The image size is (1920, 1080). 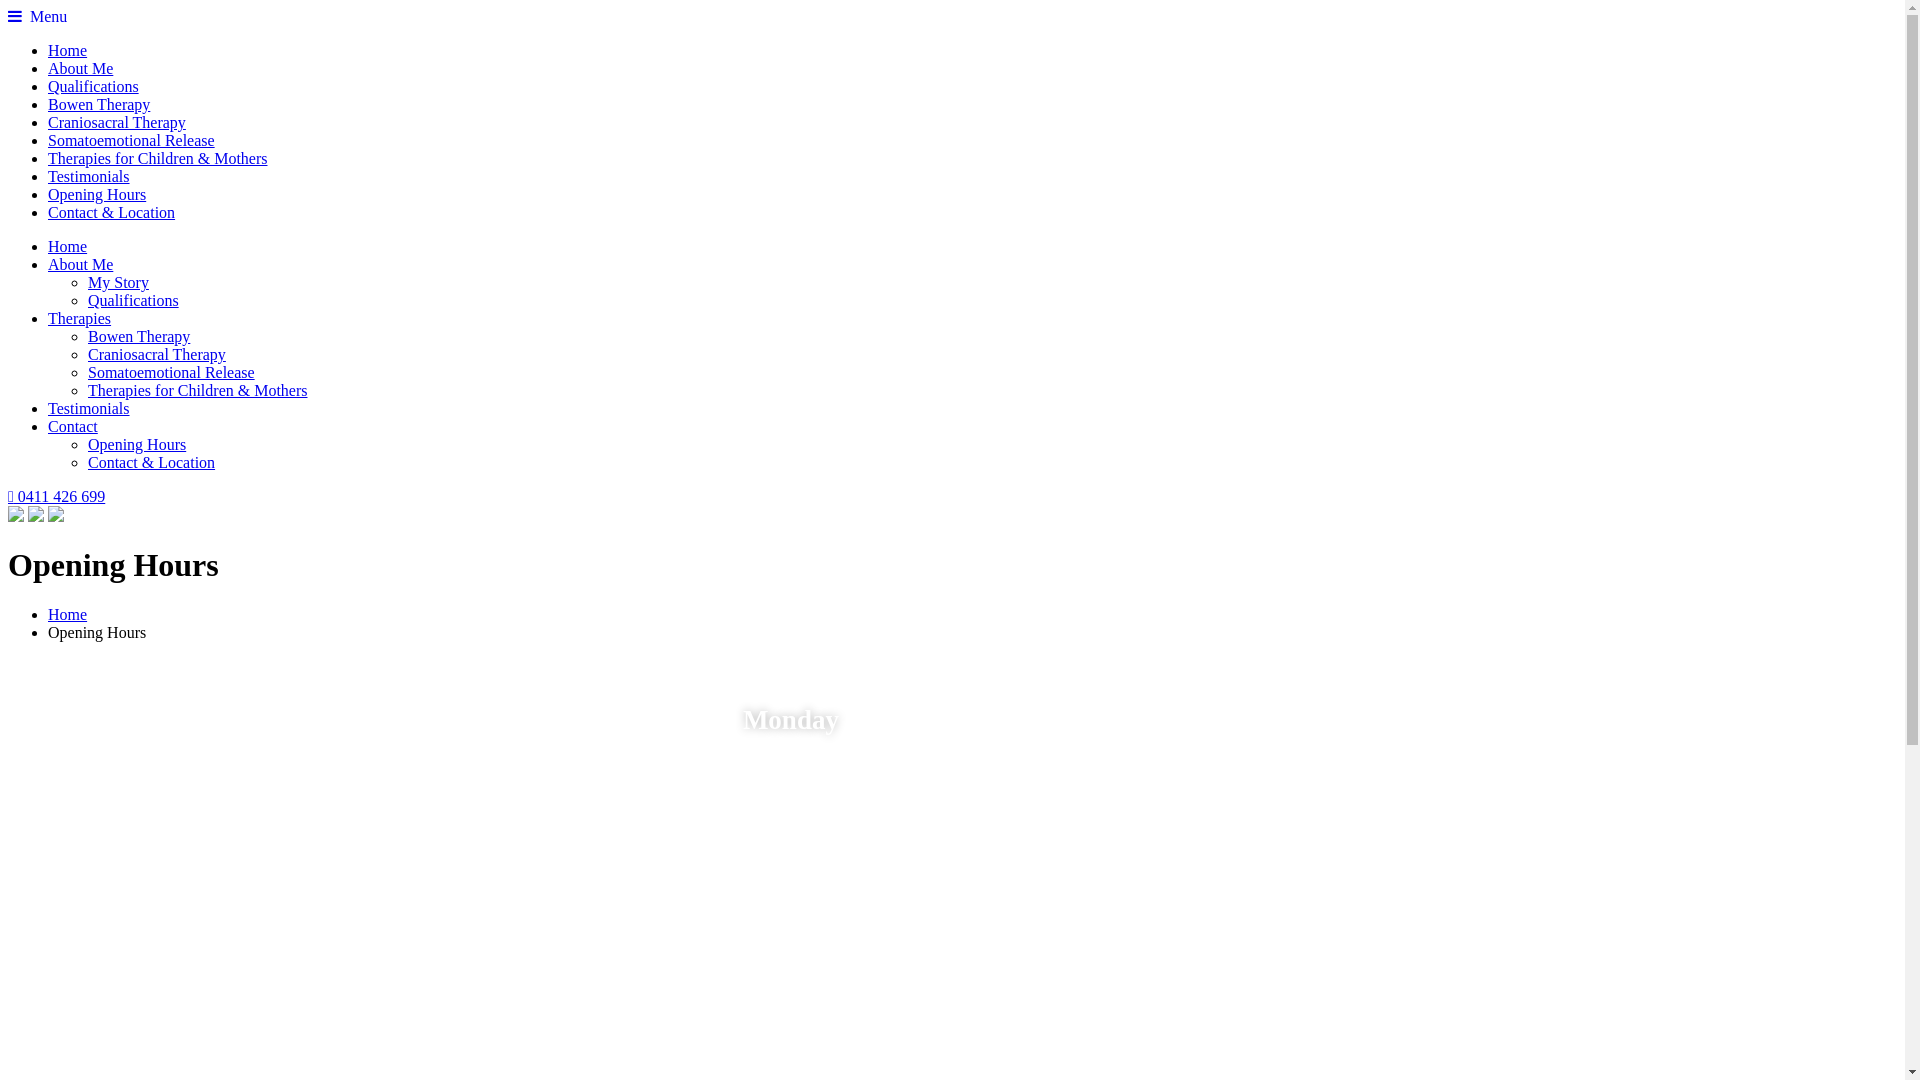 I want to click on 'Home', so click(x=67, y=49).